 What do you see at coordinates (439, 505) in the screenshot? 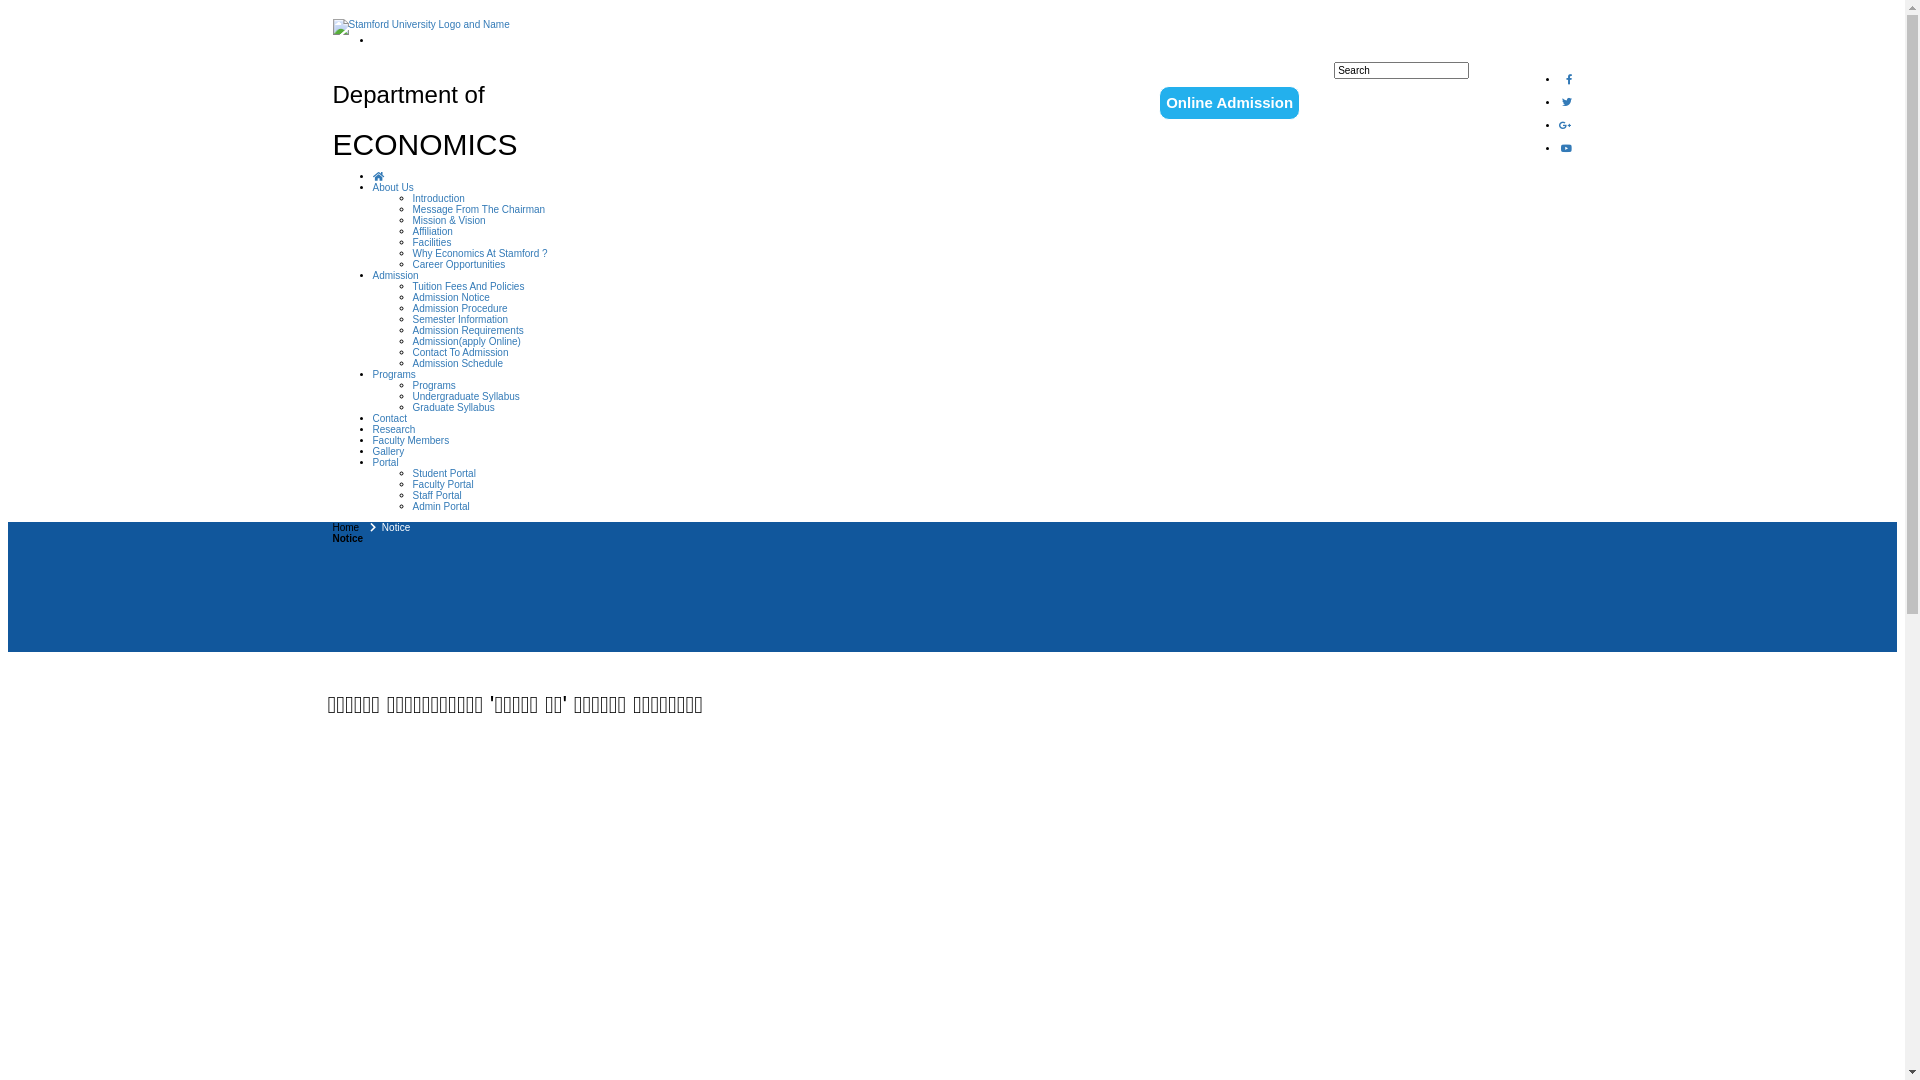
I see `'Admin Portal'` at bounding box center [439, 505].